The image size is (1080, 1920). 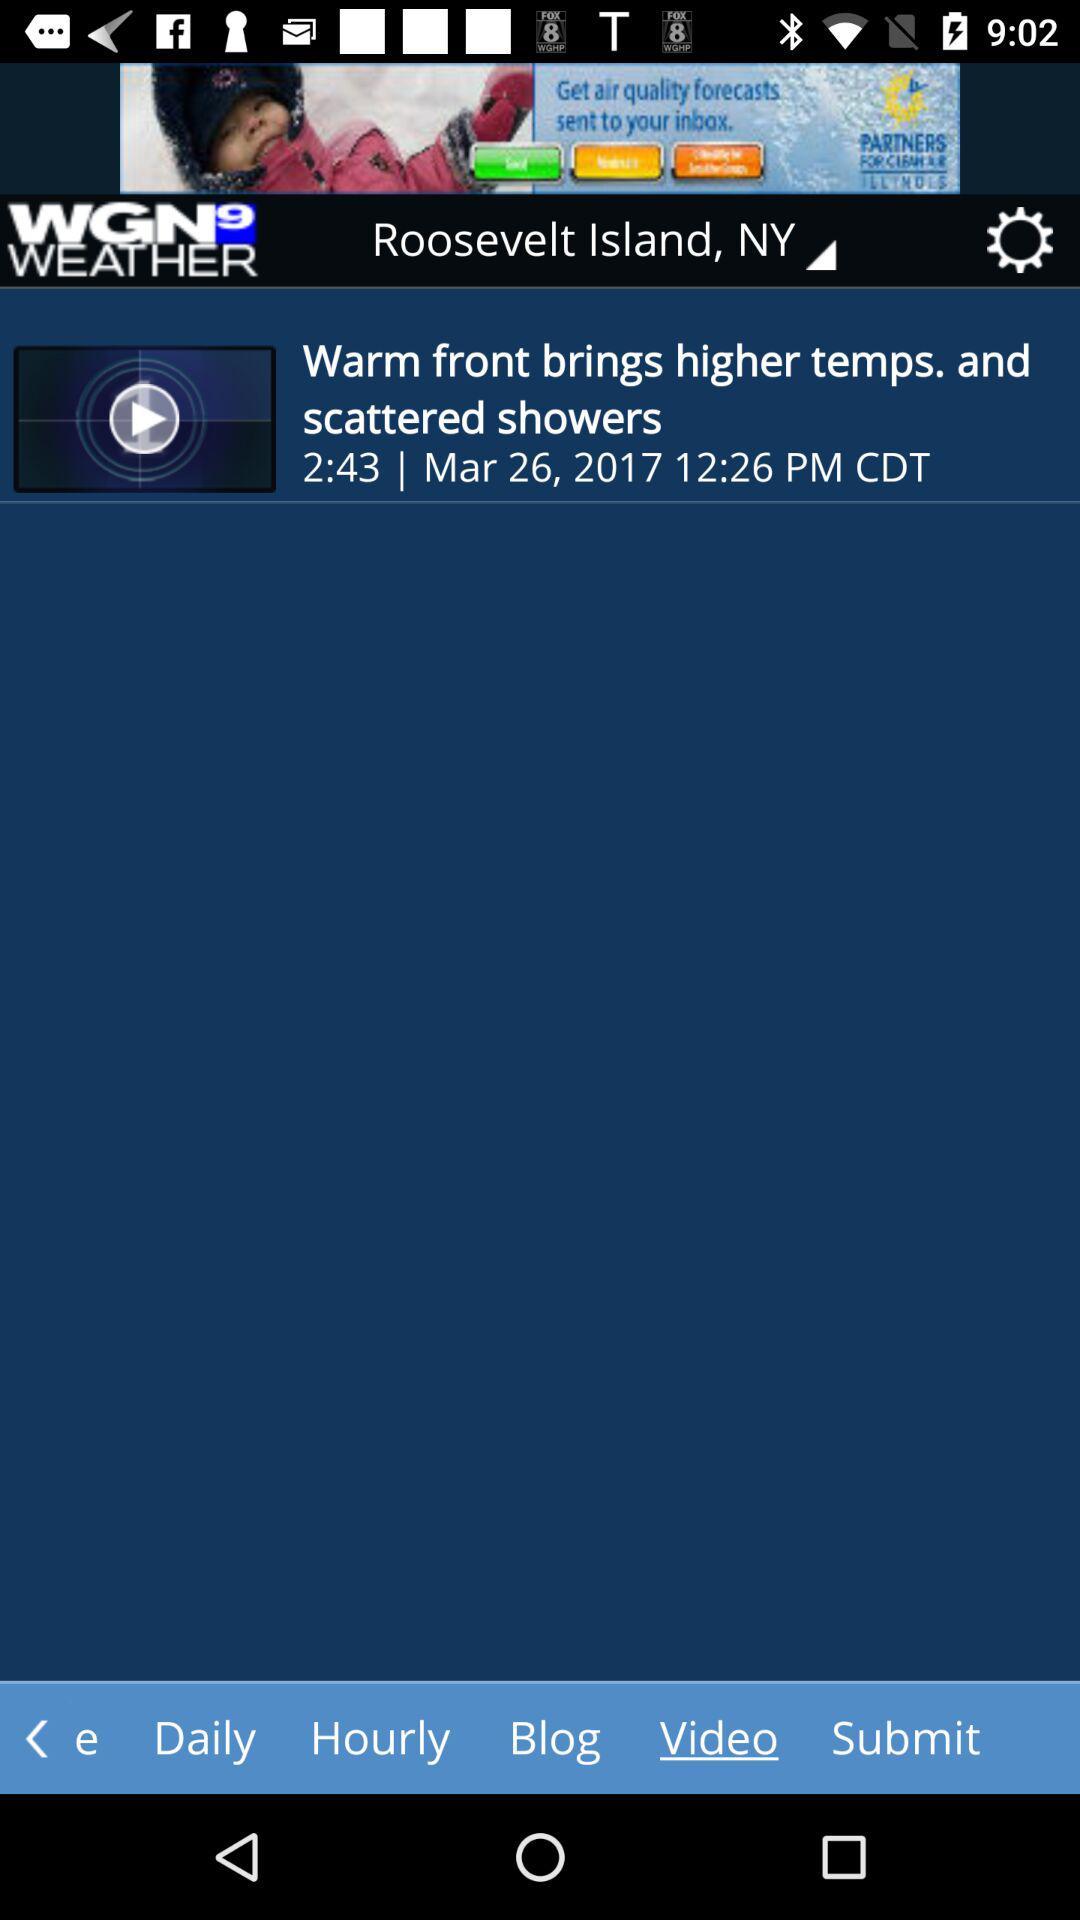 What do you see at coordinates (36, 1737) in the screenshot?
I see `the arrow_backward icon` at bounding box center [36, 1737].